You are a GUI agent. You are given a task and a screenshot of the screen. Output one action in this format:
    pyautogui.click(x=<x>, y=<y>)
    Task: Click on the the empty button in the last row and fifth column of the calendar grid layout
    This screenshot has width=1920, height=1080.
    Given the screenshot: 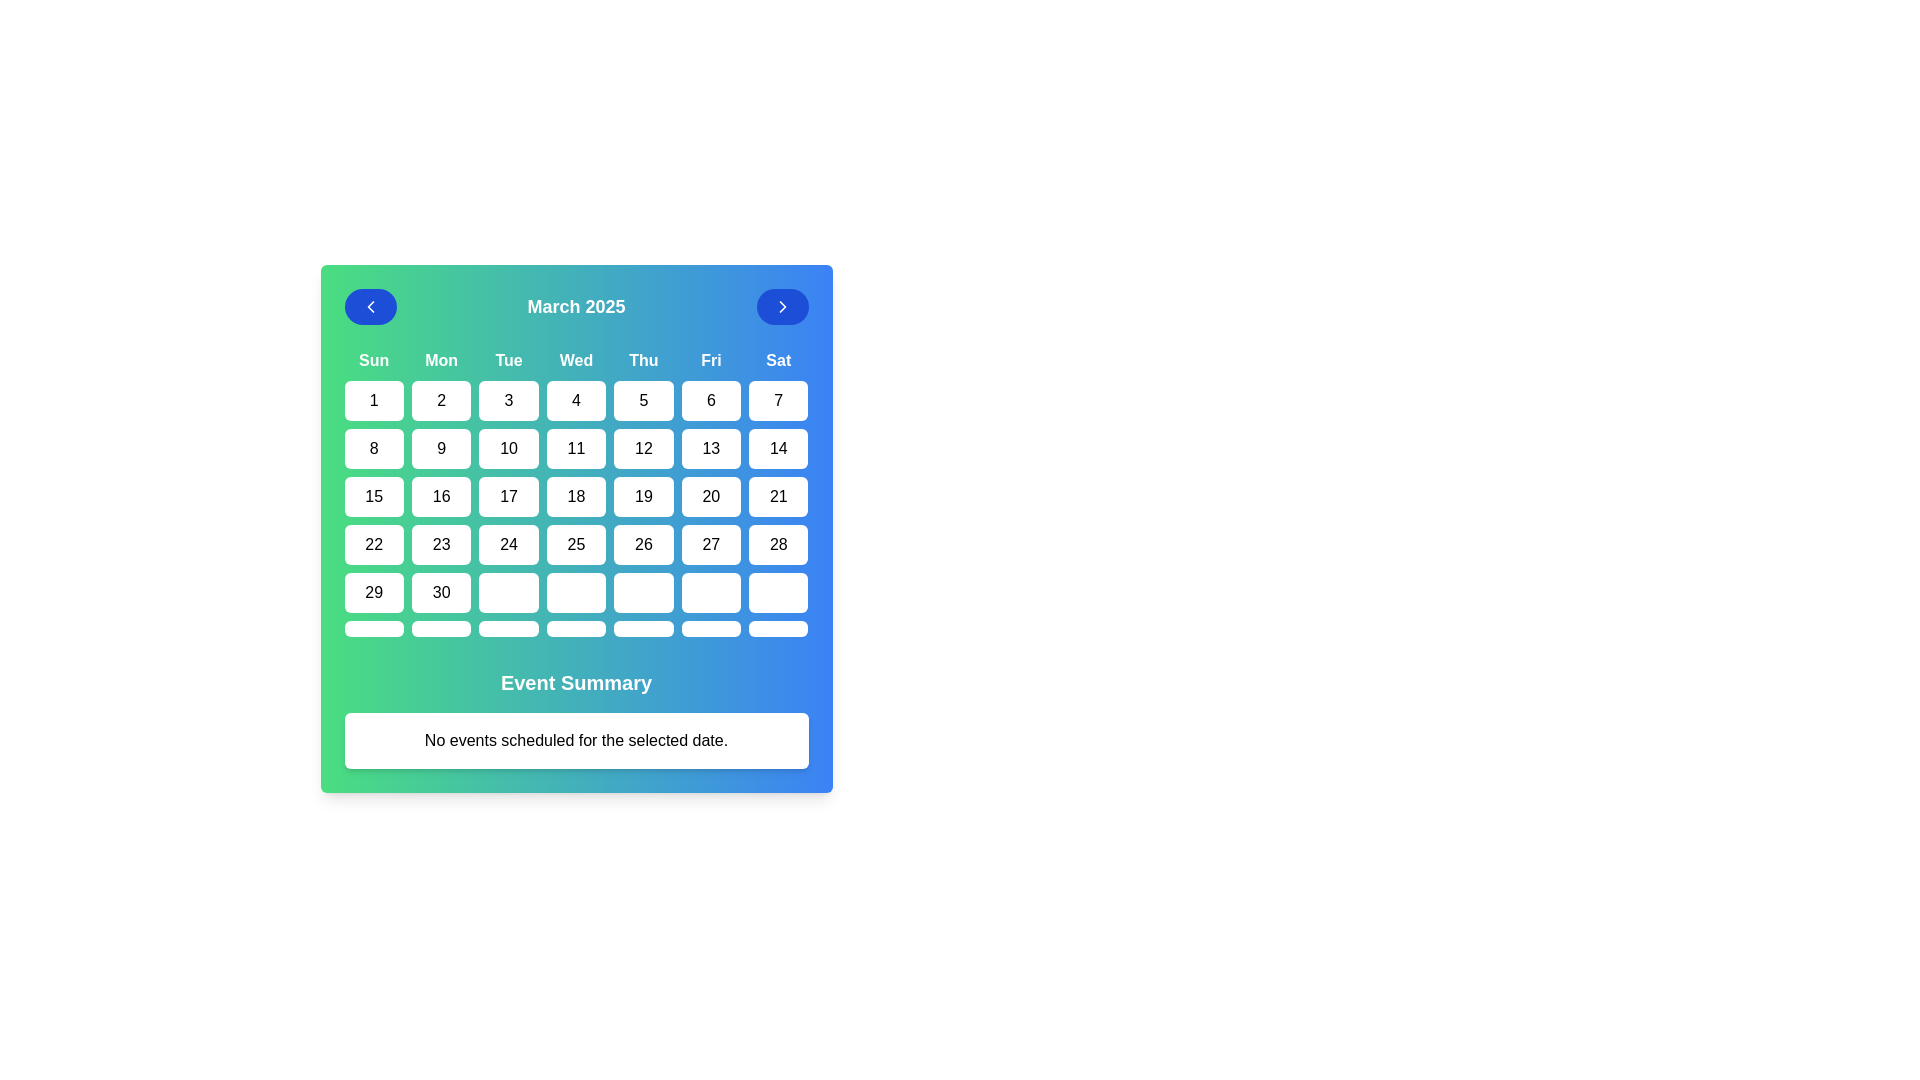 What is the action you would take?
    pyautogui.click(x=643, y=592)
    